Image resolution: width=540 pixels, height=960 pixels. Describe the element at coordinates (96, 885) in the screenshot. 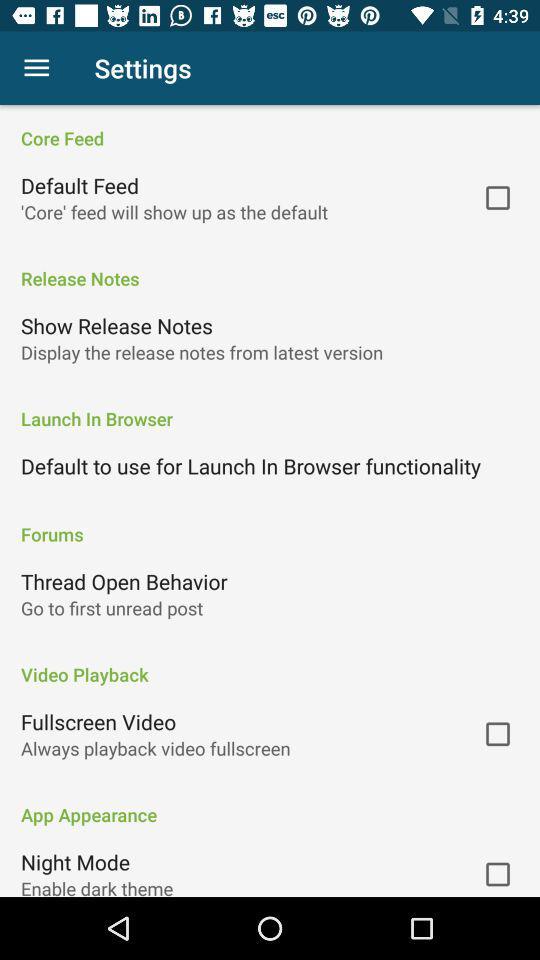

I see `enable dark theme item` at that location.